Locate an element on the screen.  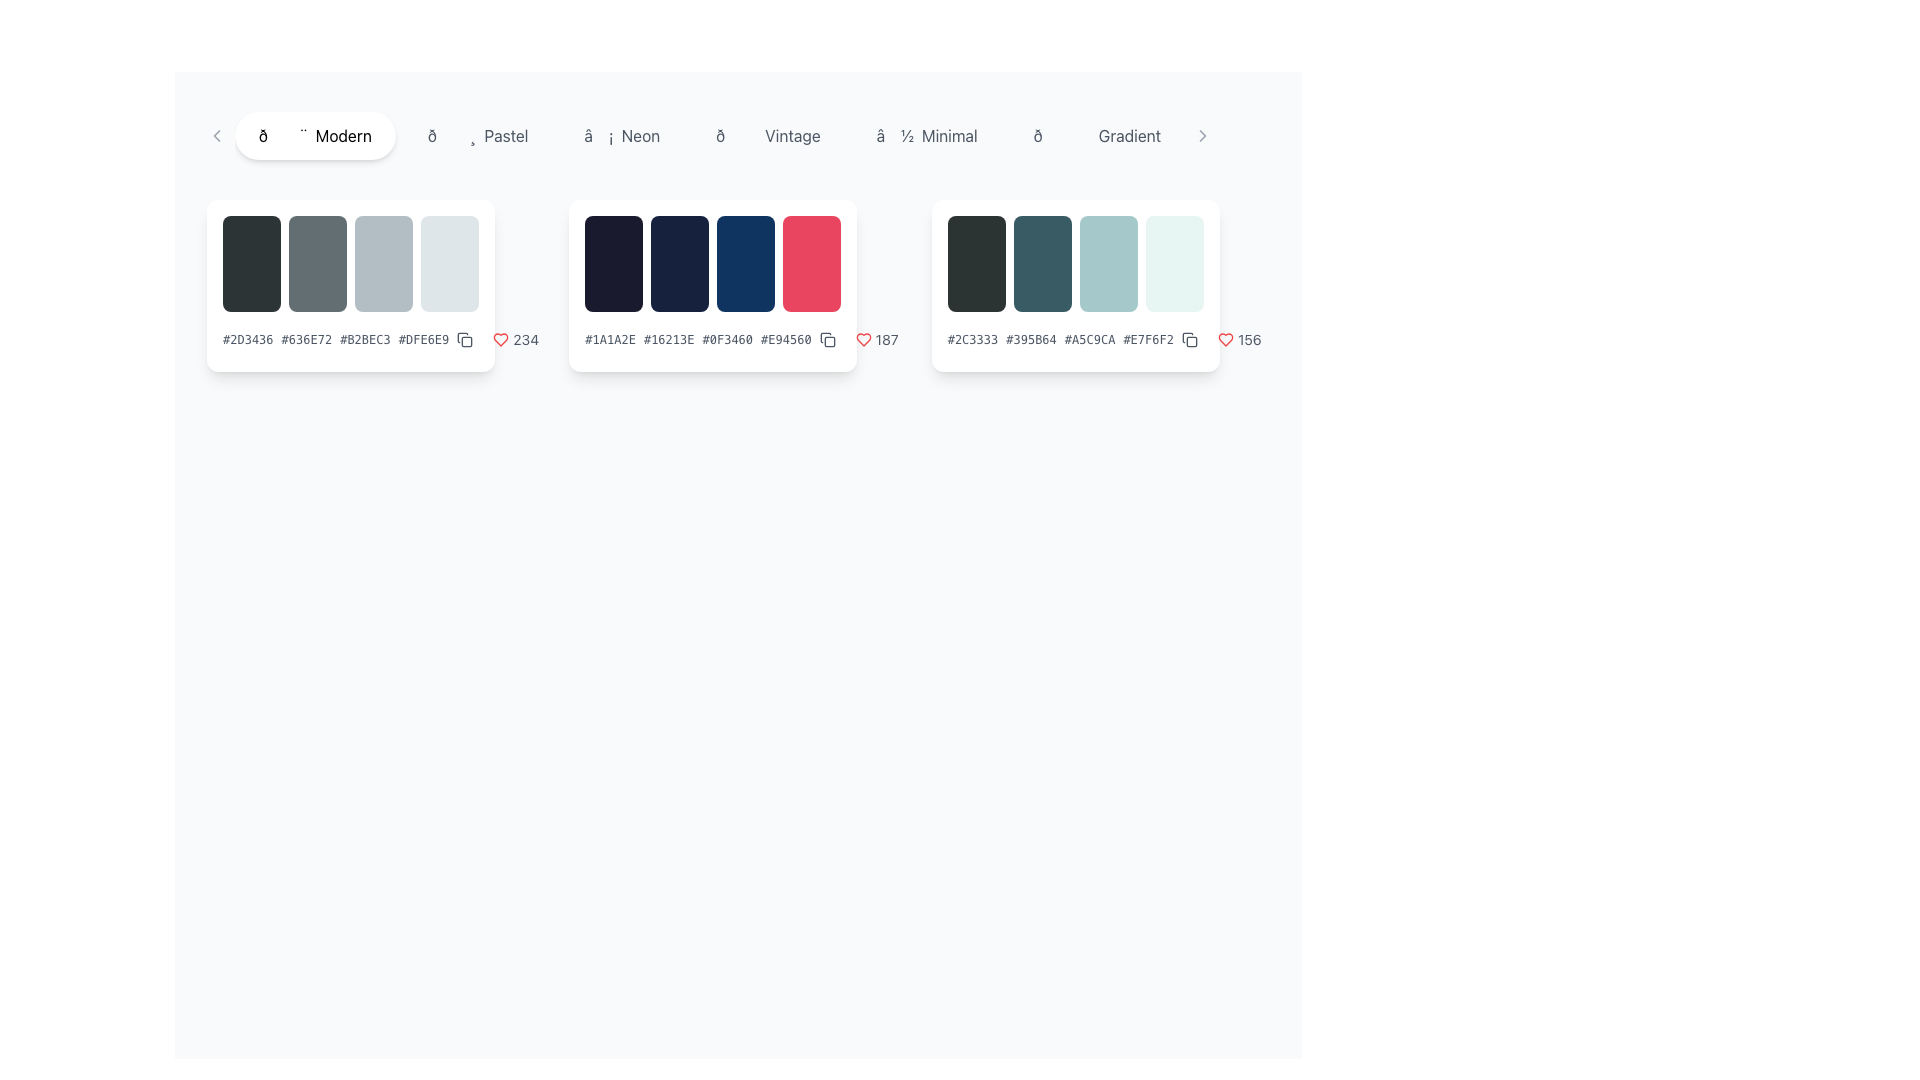
the Text Label displaying the hexadecimal color code '#1A1A2E' to possibly display additional options or effects is located at coordinates (609, 338).